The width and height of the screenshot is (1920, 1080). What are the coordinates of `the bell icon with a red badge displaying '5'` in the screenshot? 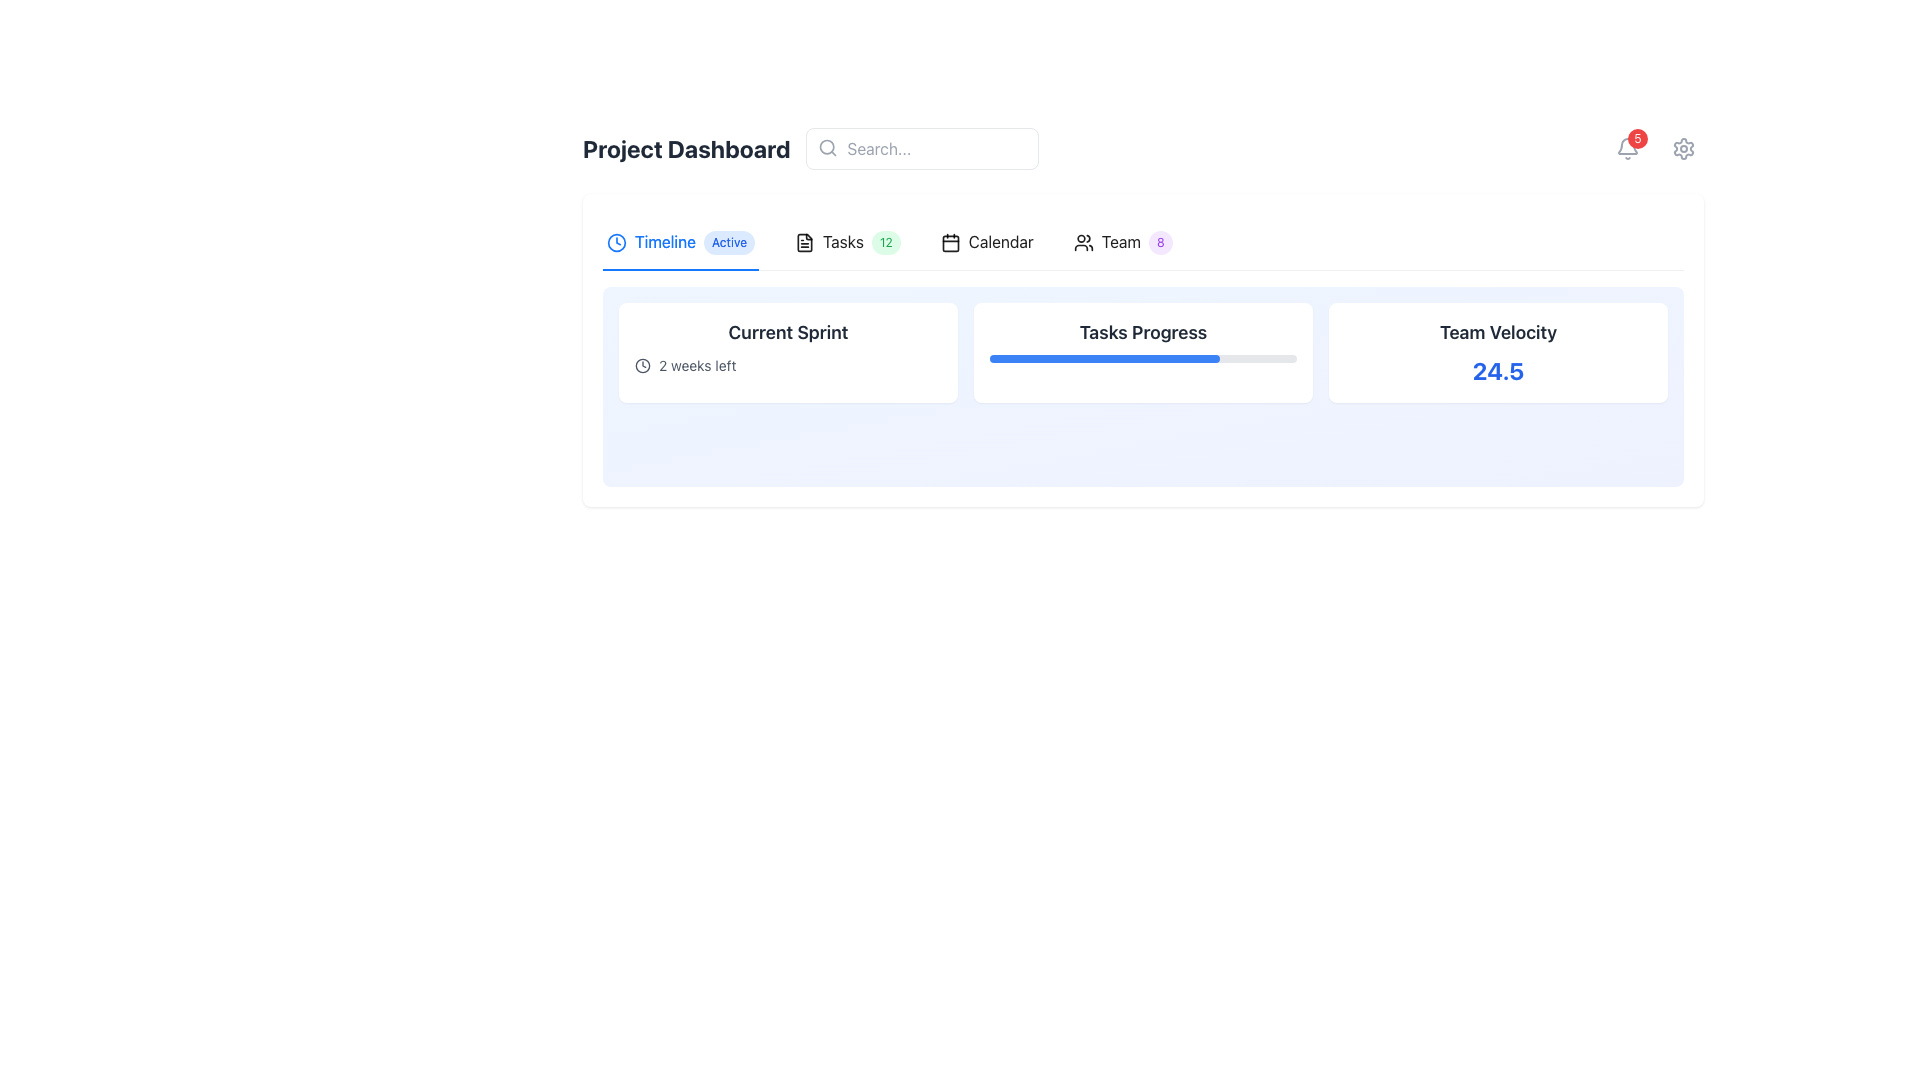 It's located at (1627, 148).